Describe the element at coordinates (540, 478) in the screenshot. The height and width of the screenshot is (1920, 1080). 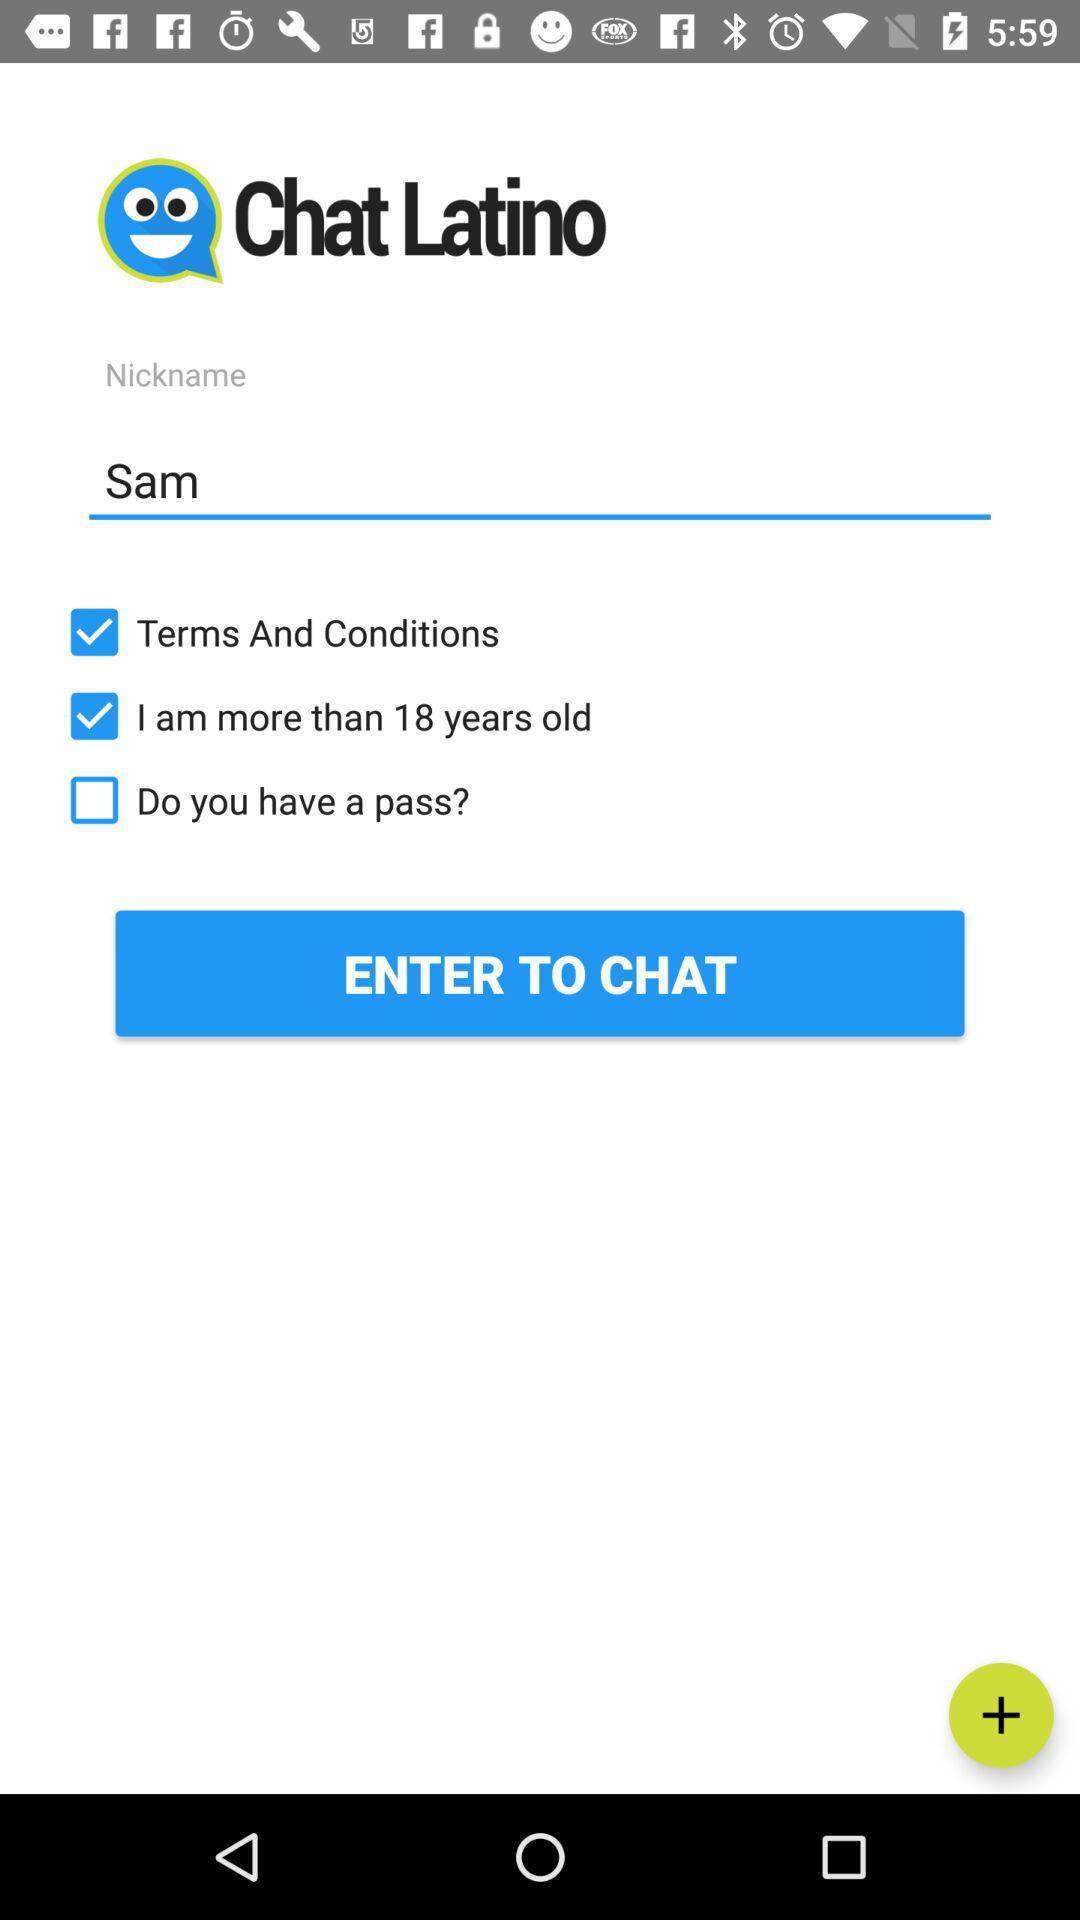
I see `item above terms and conditions icon` at that location.